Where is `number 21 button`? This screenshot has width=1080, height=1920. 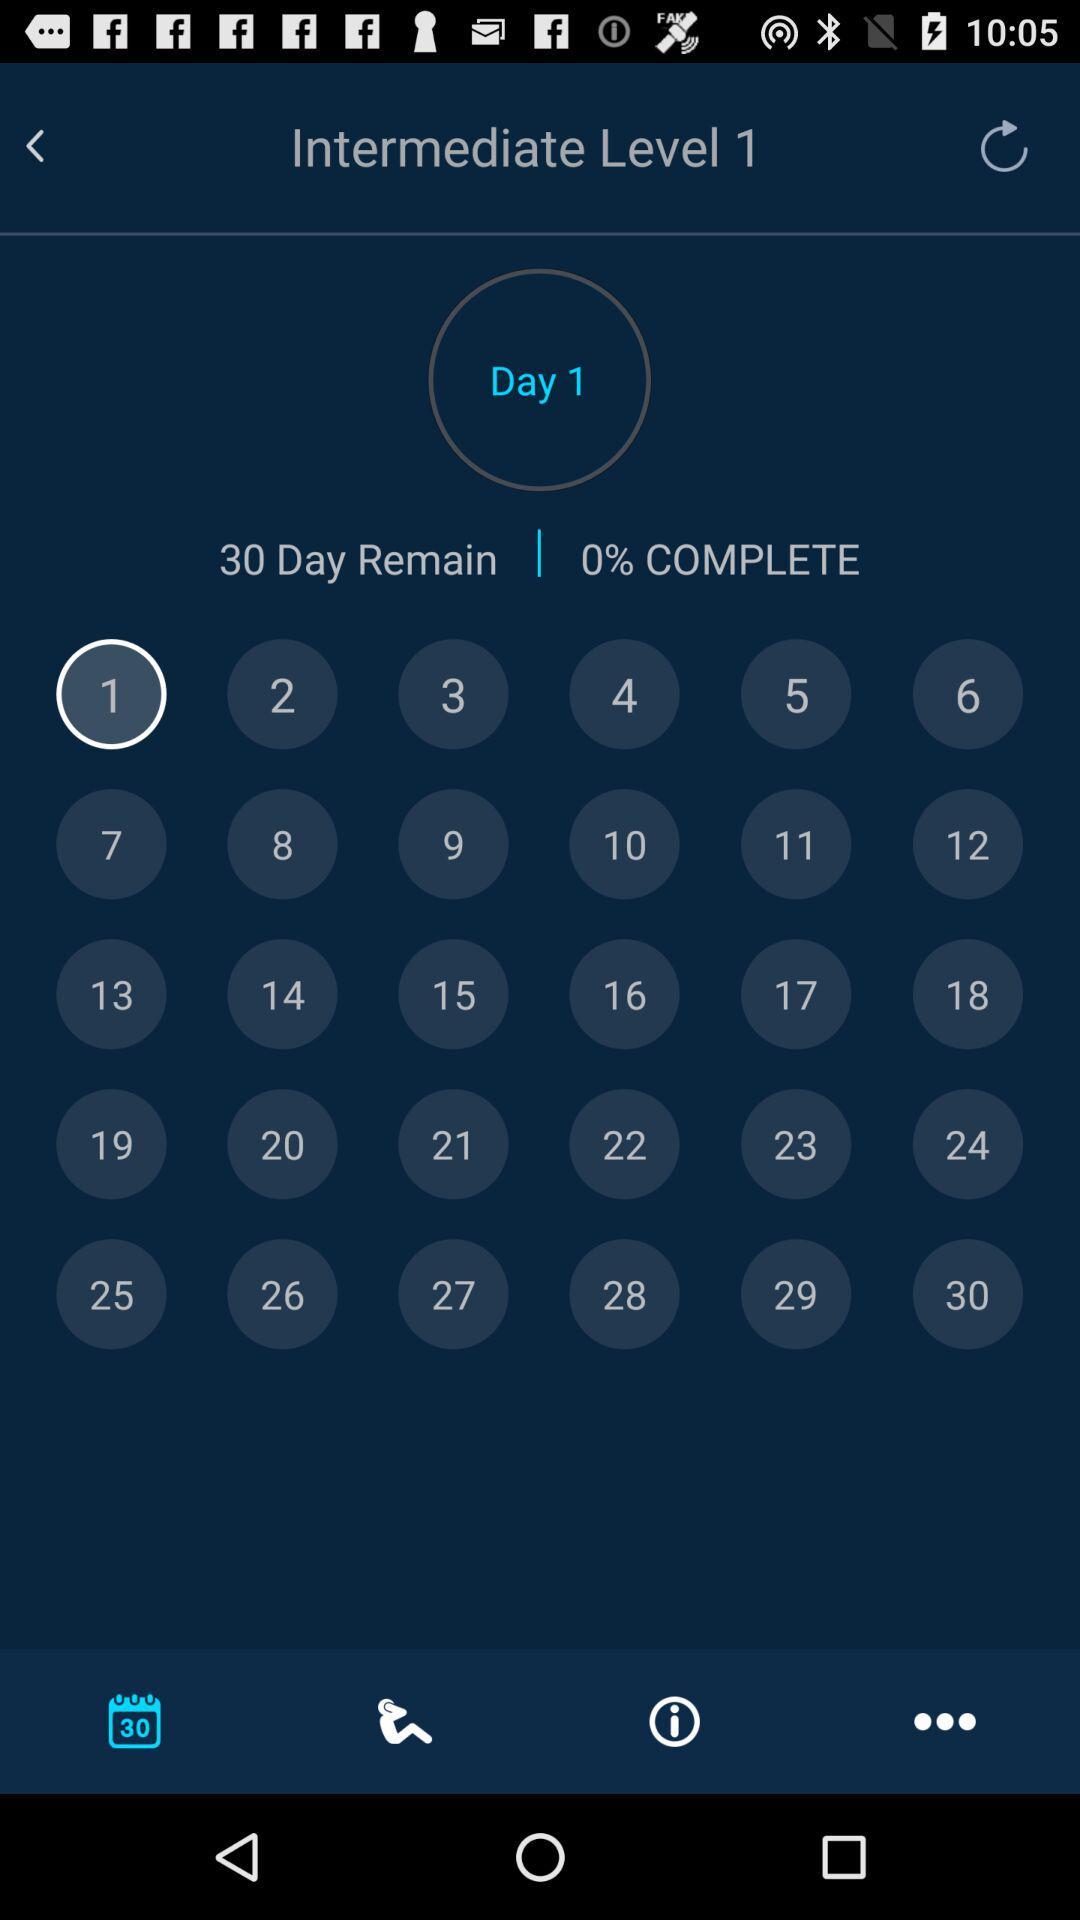
number 21 button is located at coordinates (453, 1144).